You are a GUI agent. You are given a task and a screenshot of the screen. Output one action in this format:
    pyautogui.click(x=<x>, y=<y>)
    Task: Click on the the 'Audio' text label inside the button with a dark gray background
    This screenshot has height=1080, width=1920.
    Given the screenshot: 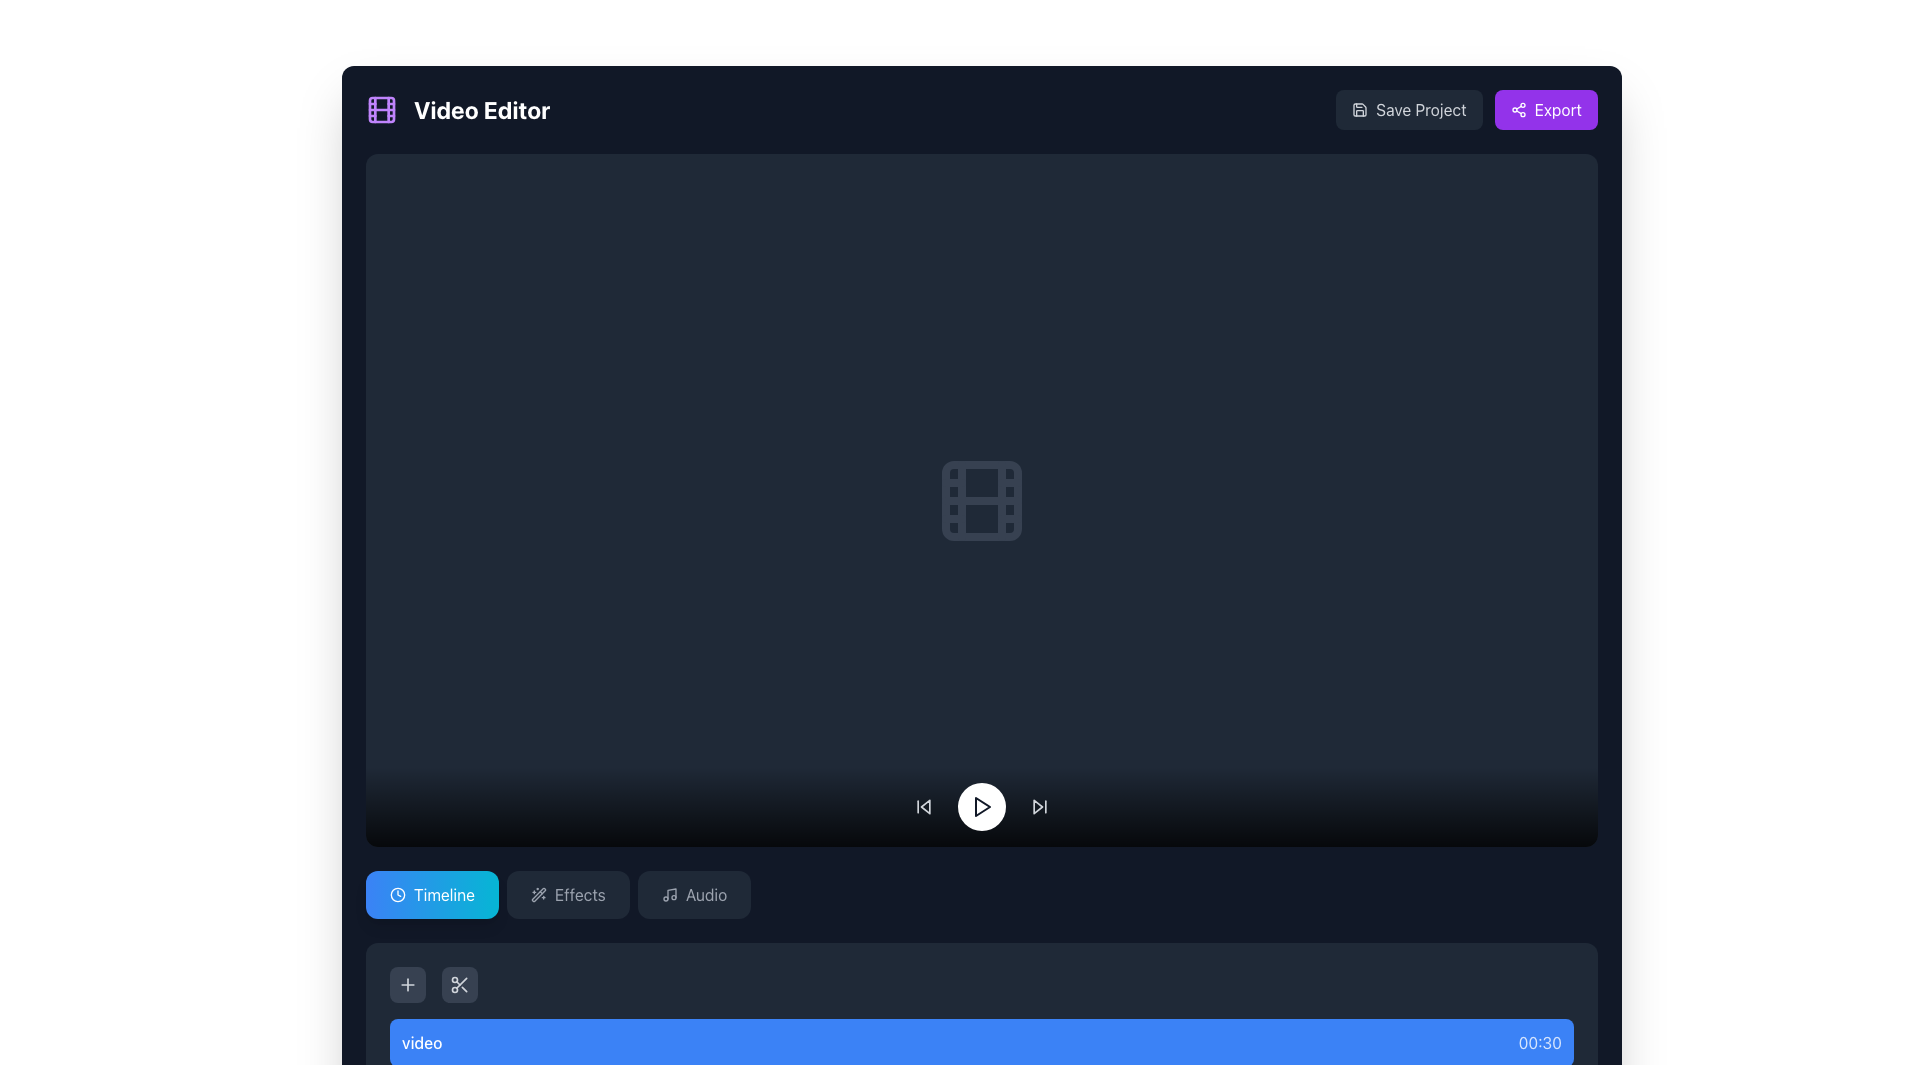 What is the action you would take?
    pyautogui.click(x=706, y=893)
    